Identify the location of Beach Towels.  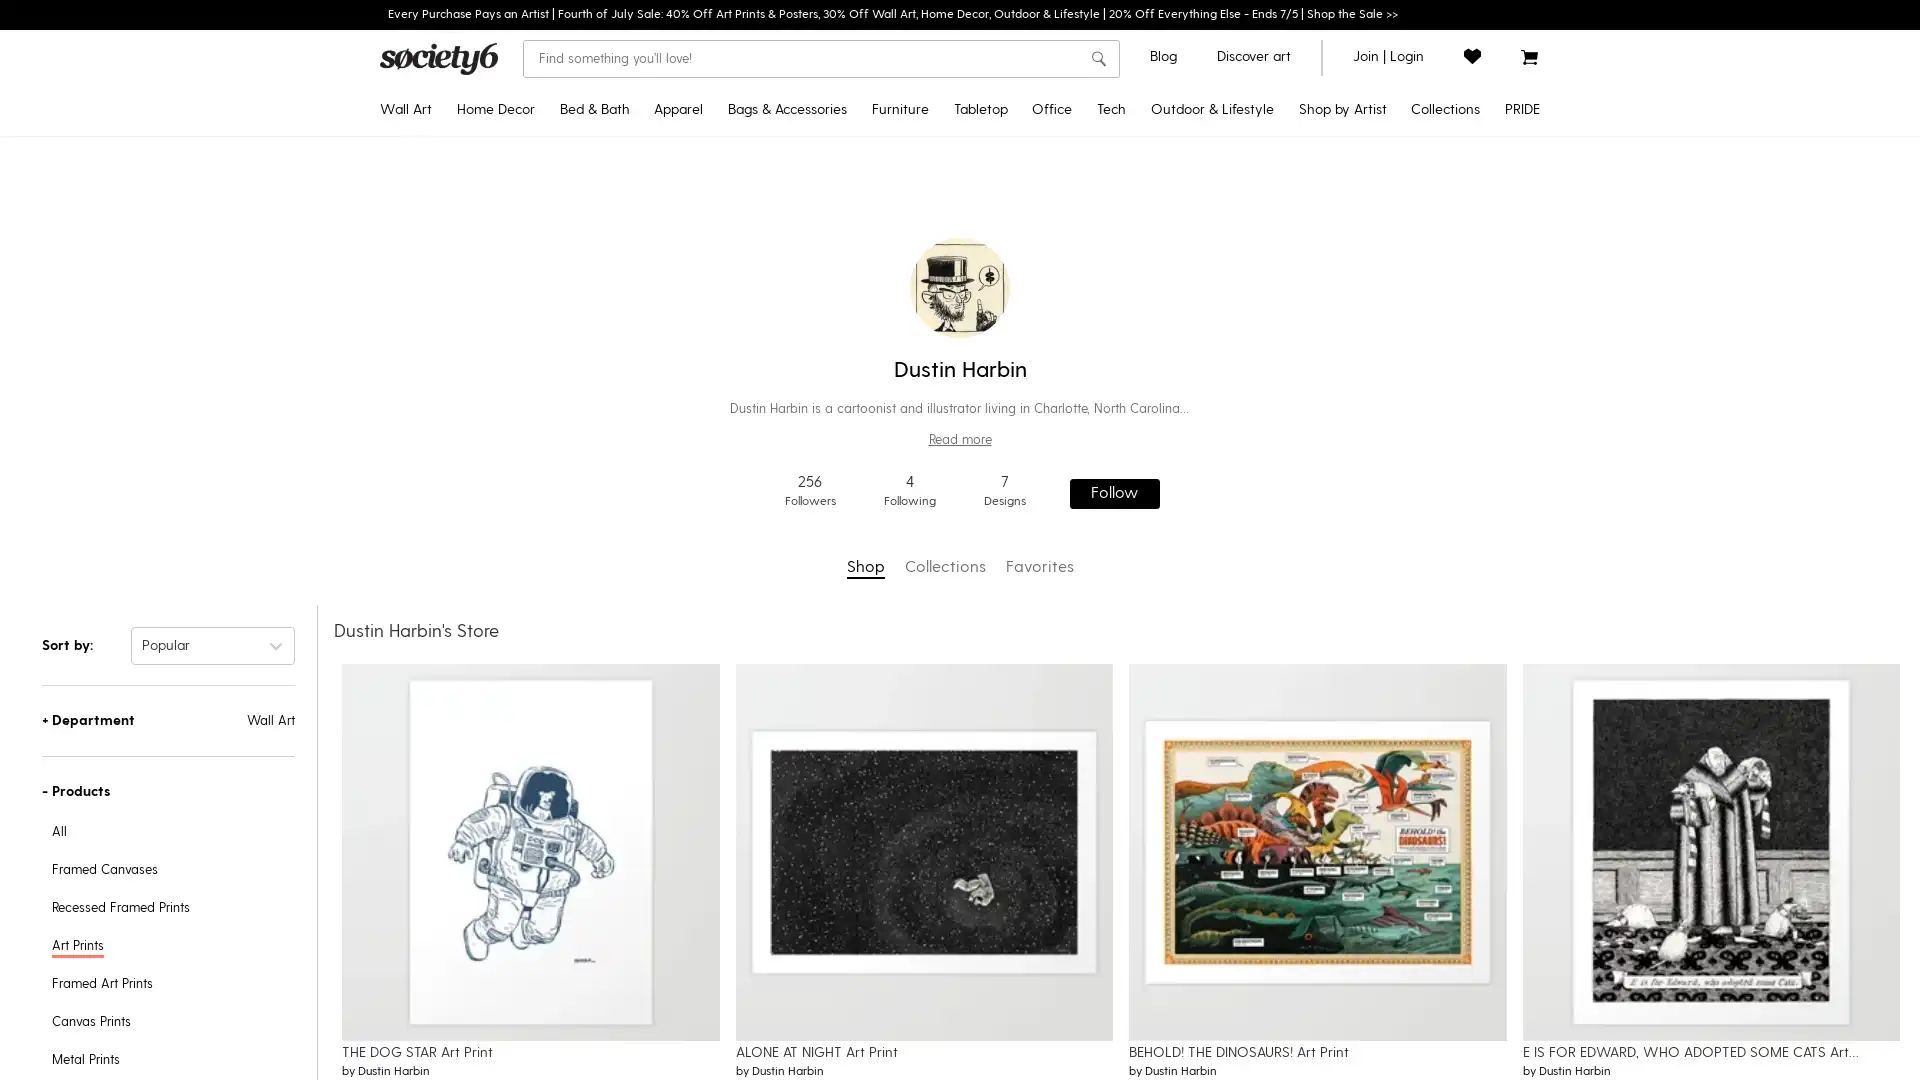
(1238, 451).